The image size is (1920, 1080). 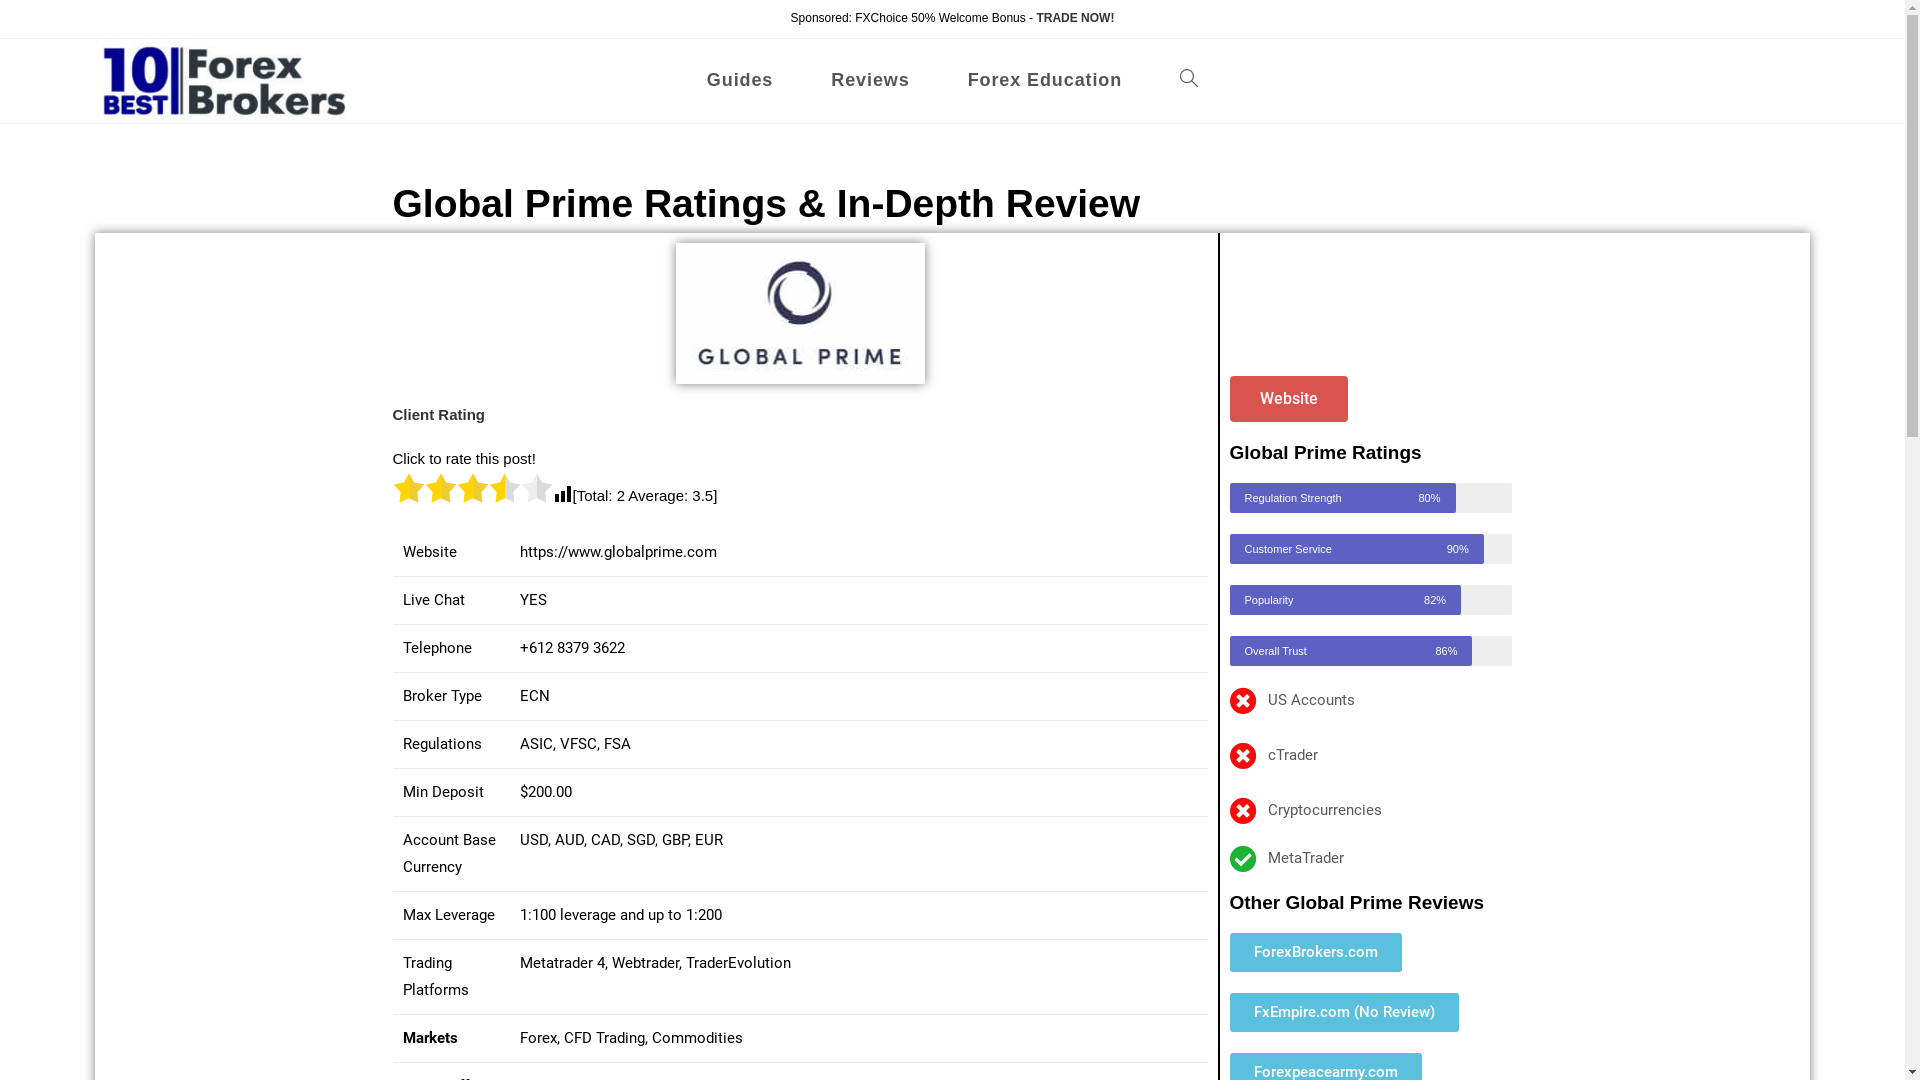 What do you see at coordinates (1228, 1012) in the screenshot?
I see `'FxEmpire.com (No Review)'` at bounding box center [1228, 1012].